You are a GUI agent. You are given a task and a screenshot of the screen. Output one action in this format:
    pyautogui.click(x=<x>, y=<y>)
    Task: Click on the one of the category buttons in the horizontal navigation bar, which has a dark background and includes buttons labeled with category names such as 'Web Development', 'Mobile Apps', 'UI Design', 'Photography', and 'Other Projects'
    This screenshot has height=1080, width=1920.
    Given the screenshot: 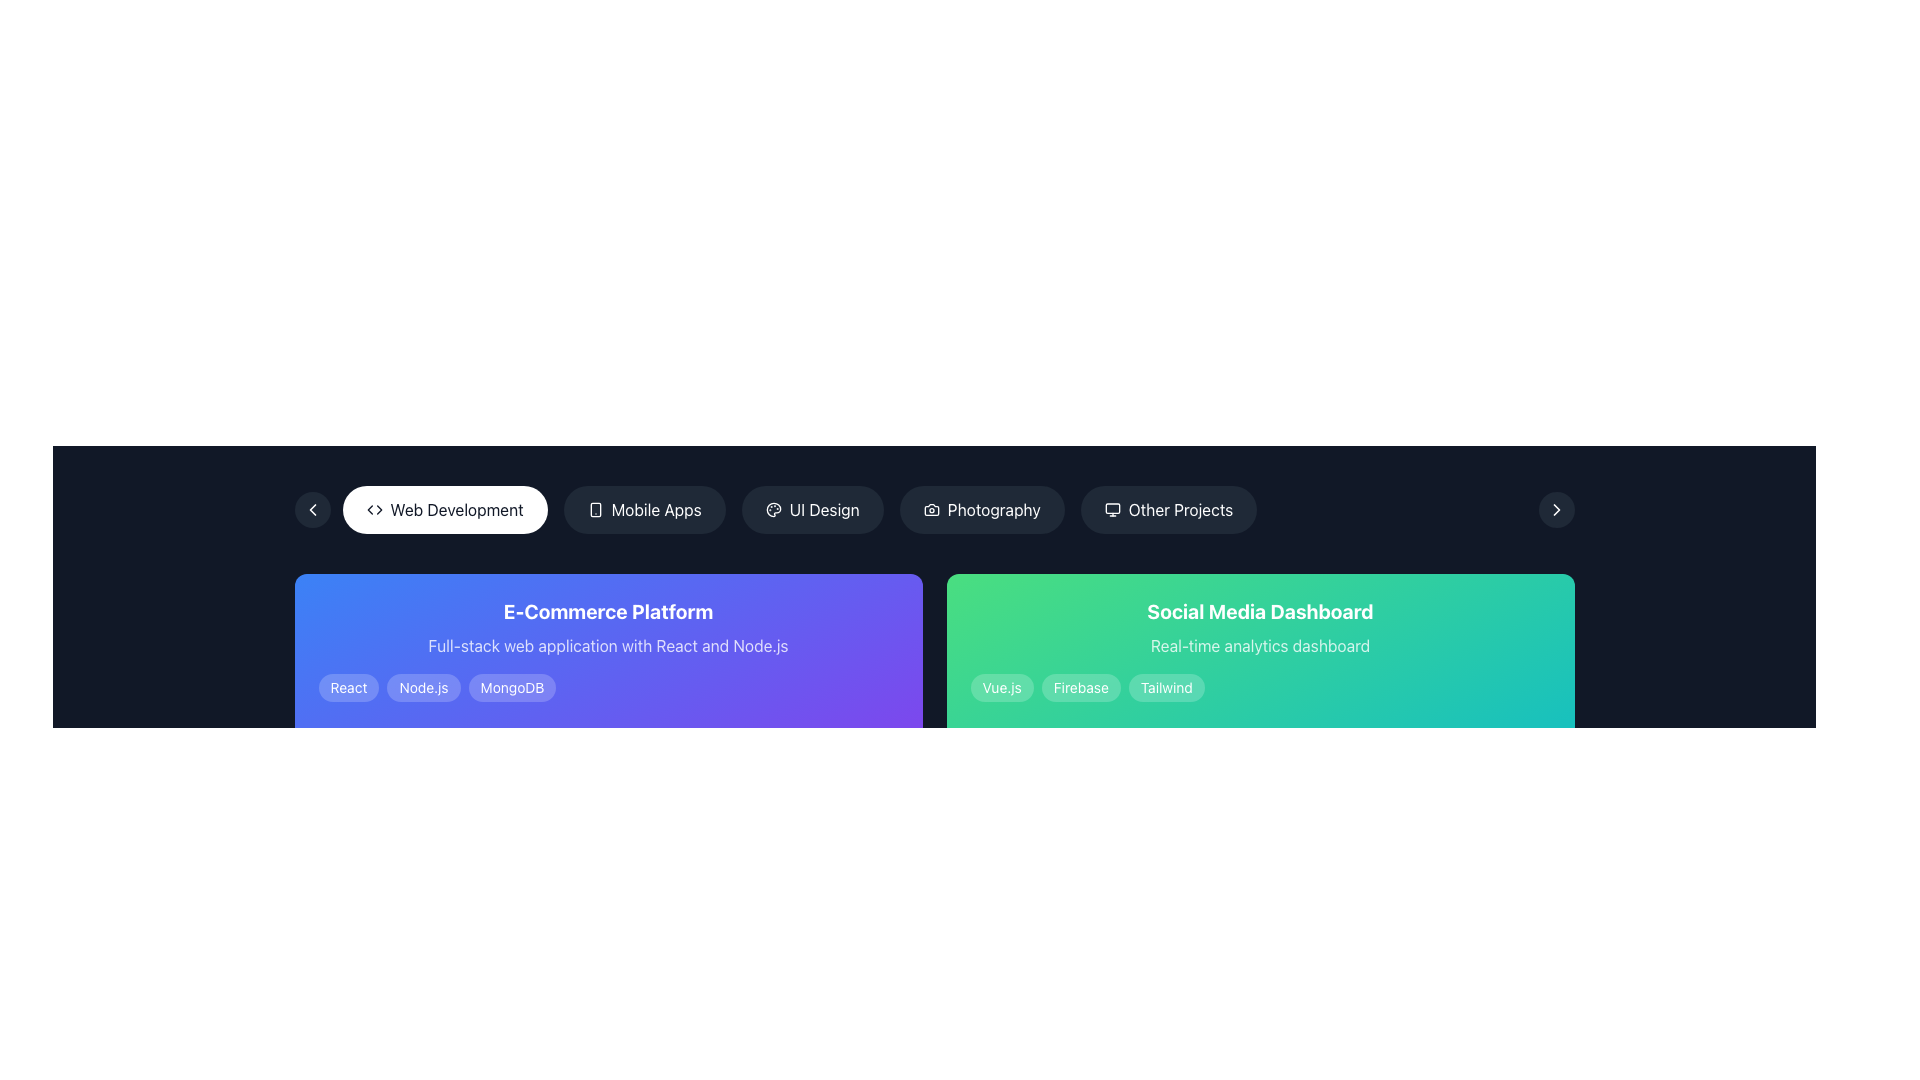 What is the action you would take?
    pyautogui.click(x=933, y=508)
    